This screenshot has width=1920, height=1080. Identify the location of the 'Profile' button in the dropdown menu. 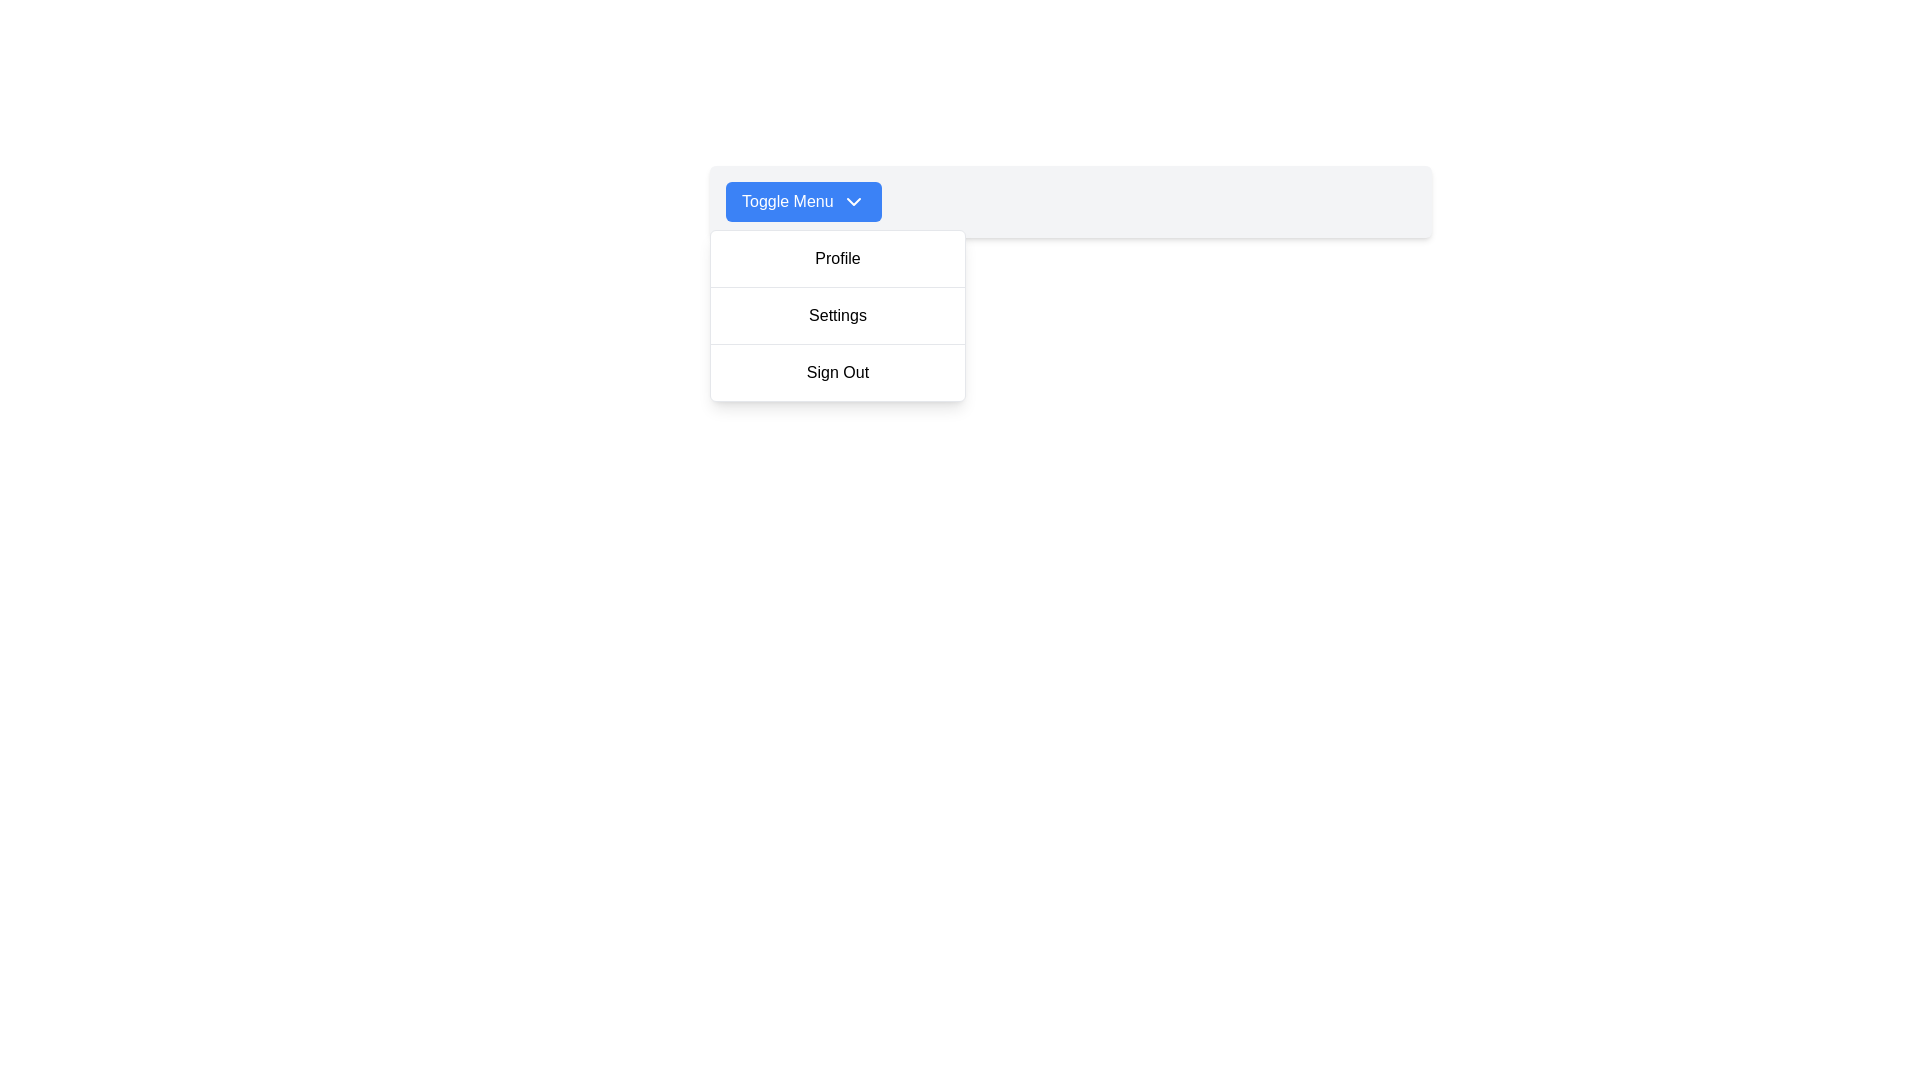
(838, 257).